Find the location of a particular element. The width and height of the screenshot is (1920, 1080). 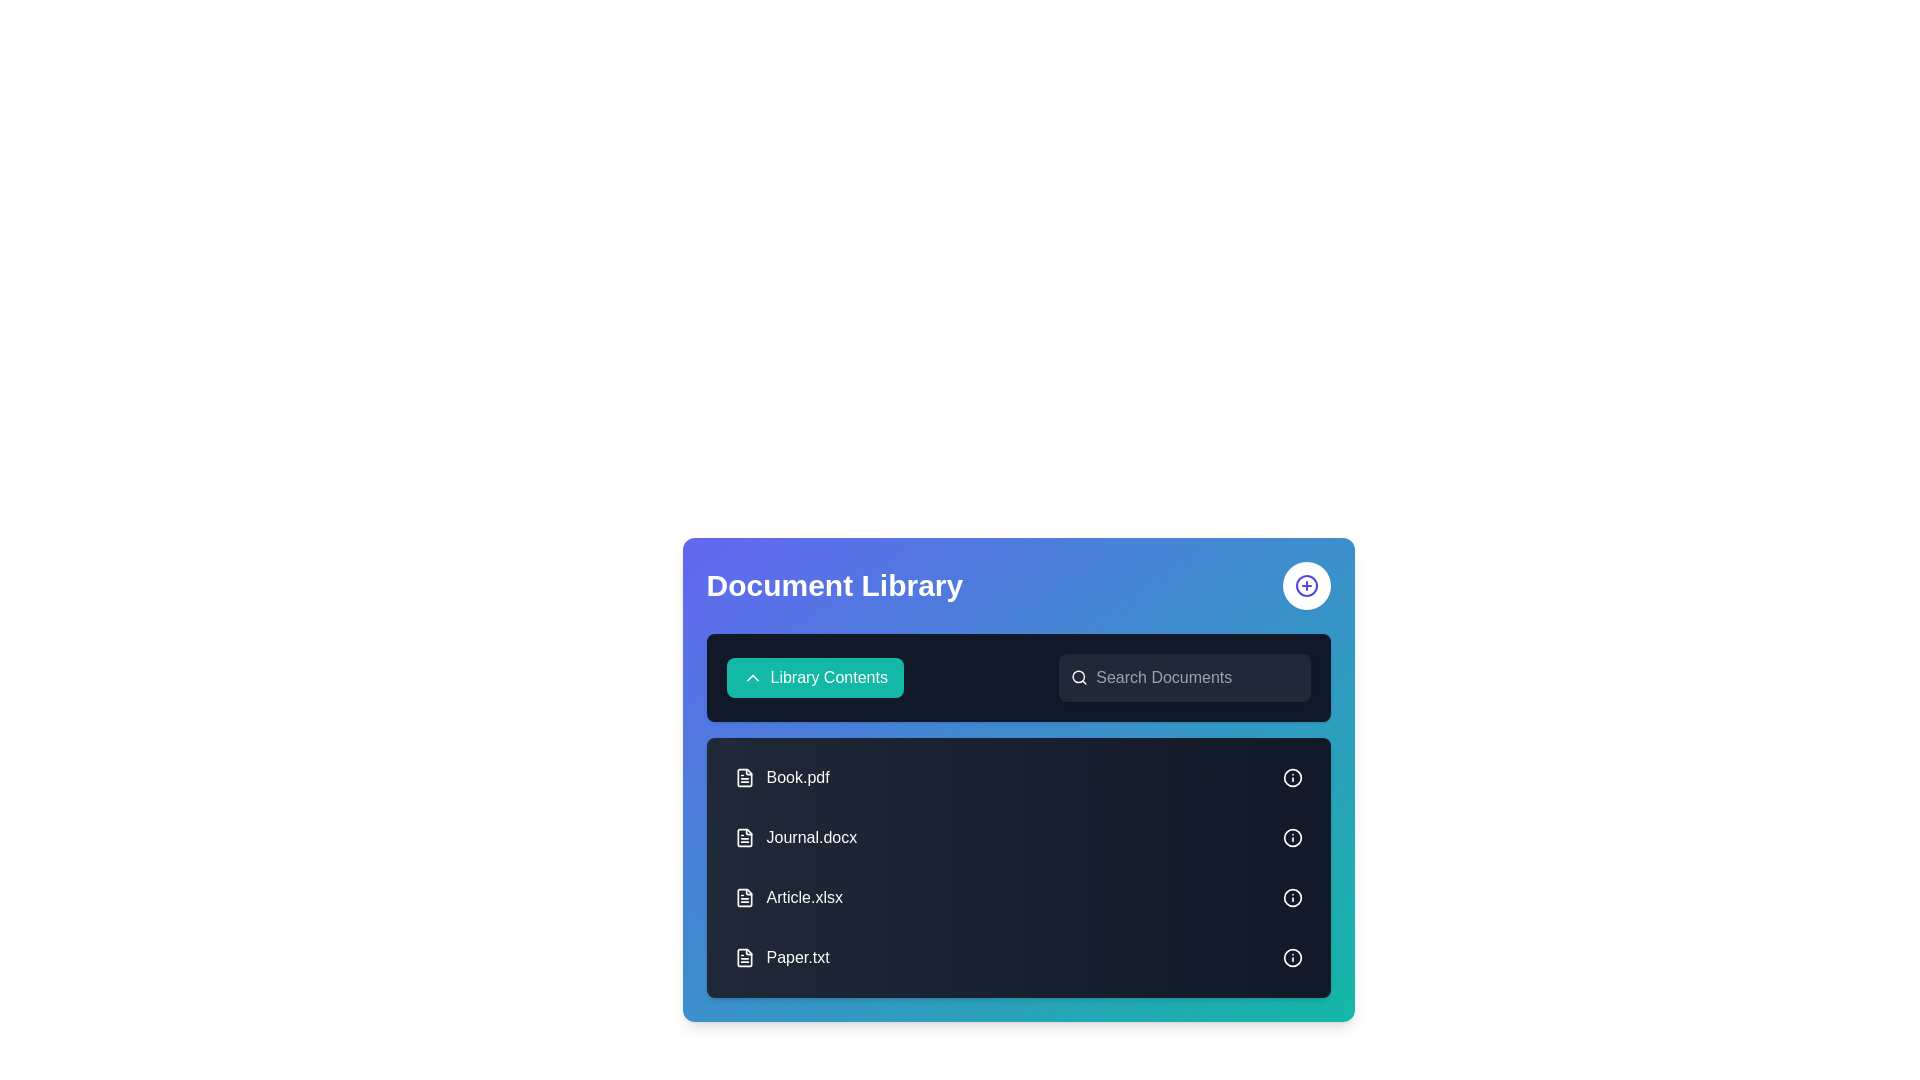

the text input field located towards the top right of the dark-colored panel below the 'Document Library' header to indicate interactivity is located at coordinates (1197, 677).